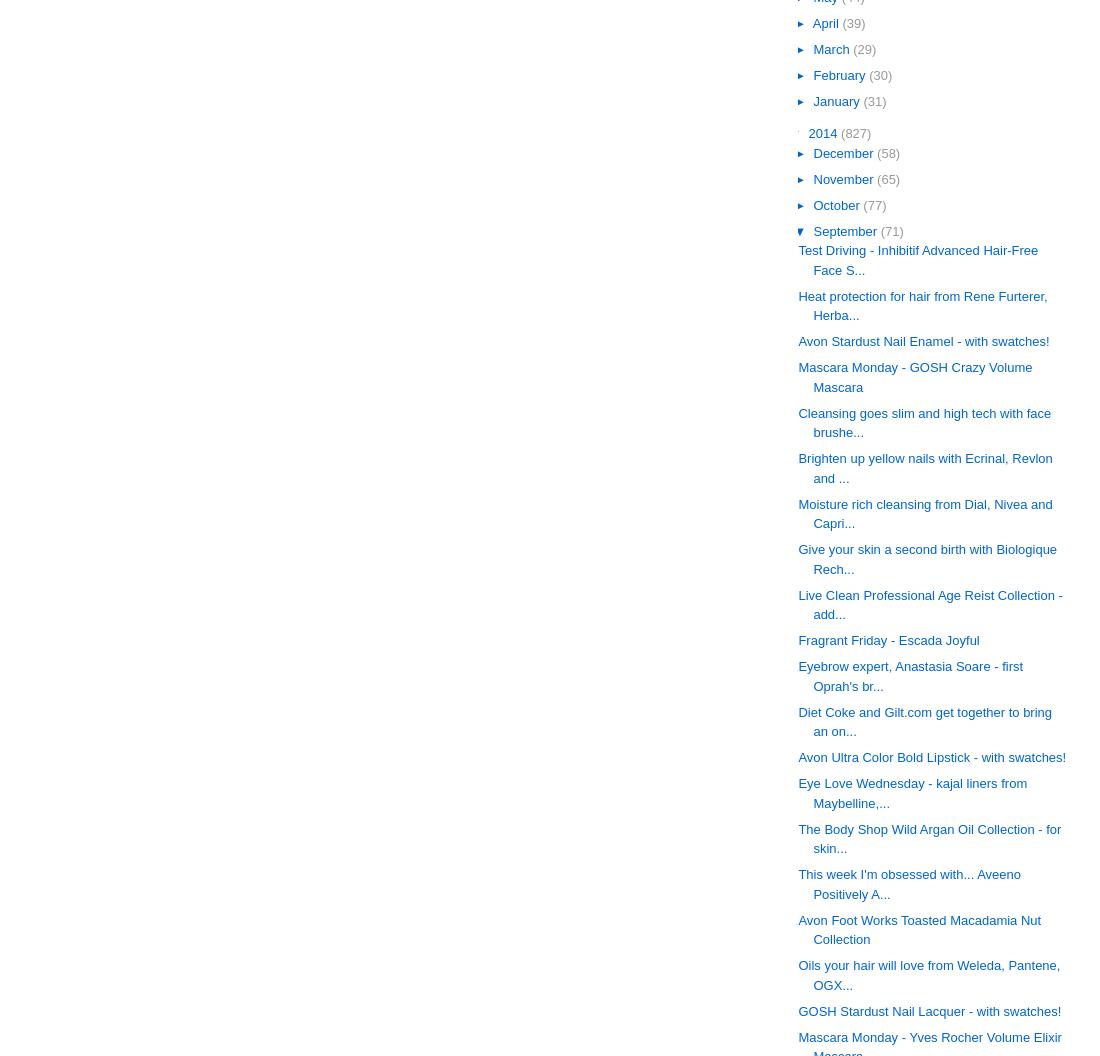 The height and width of the screenshot is (1056, 1100). Describe the element at coordinates (832, 48) in the screenshot. I see `'March'` at that location.